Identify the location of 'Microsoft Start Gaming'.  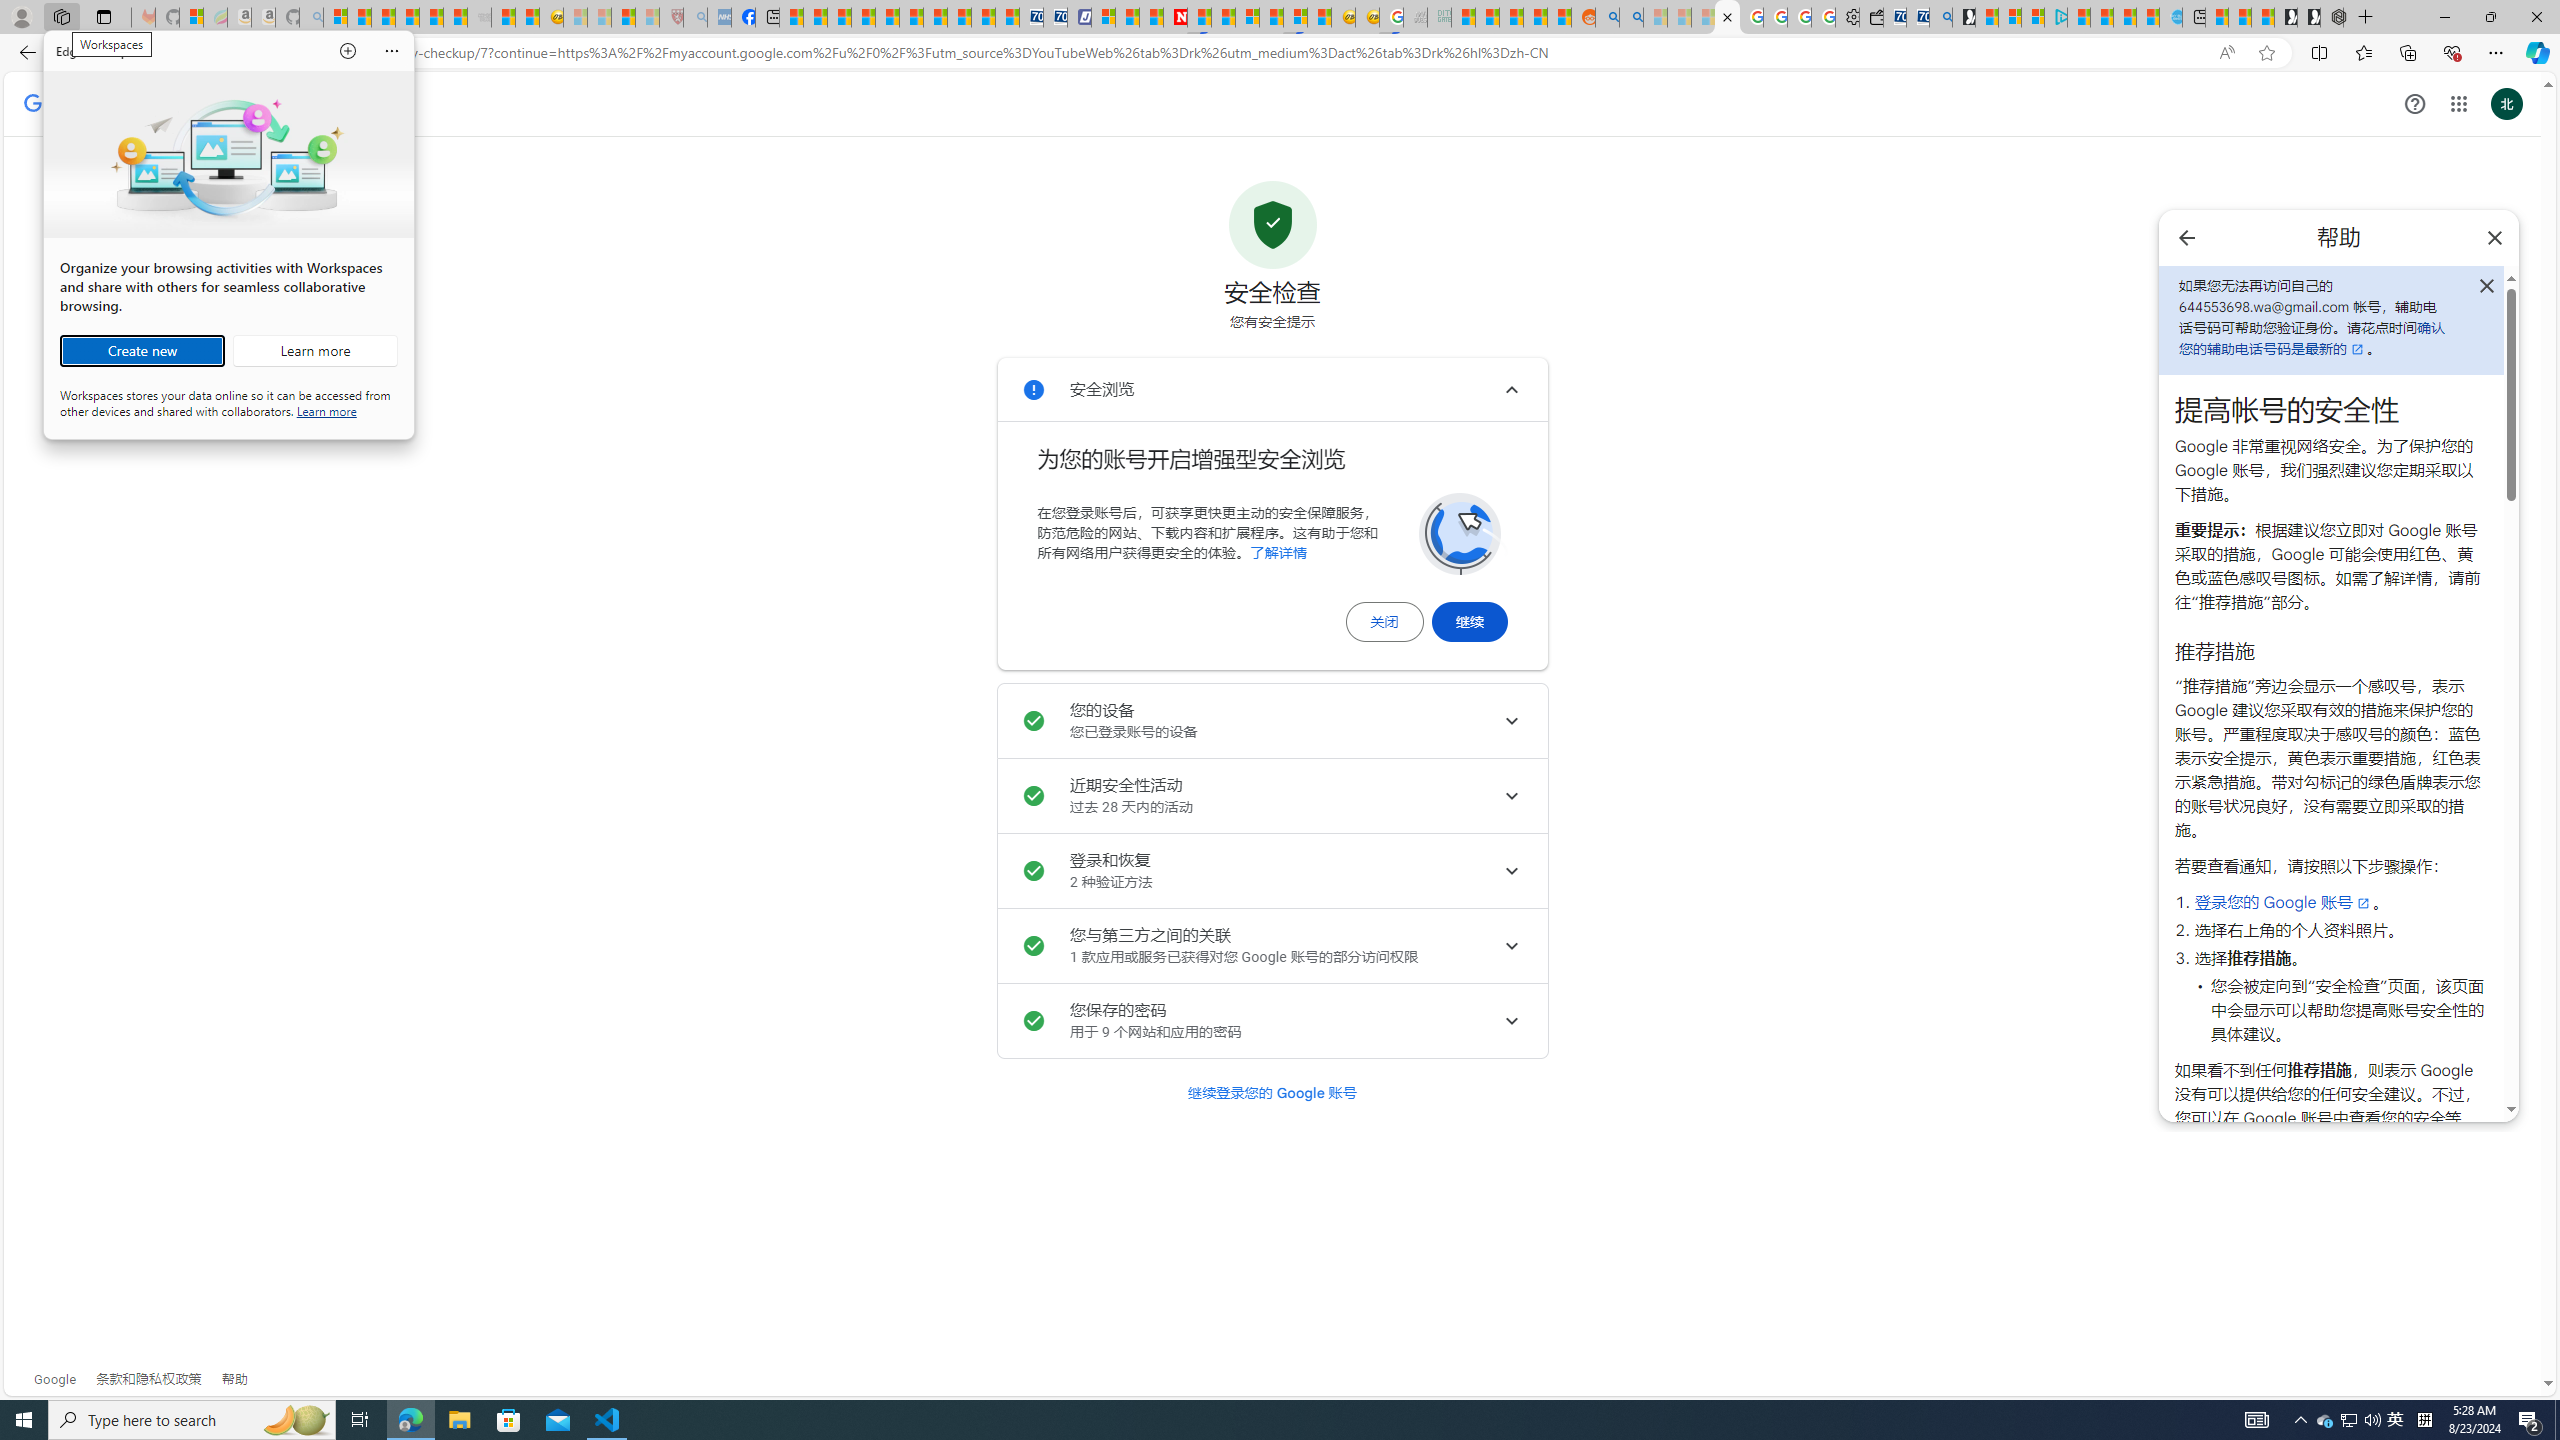
(1962, 16).